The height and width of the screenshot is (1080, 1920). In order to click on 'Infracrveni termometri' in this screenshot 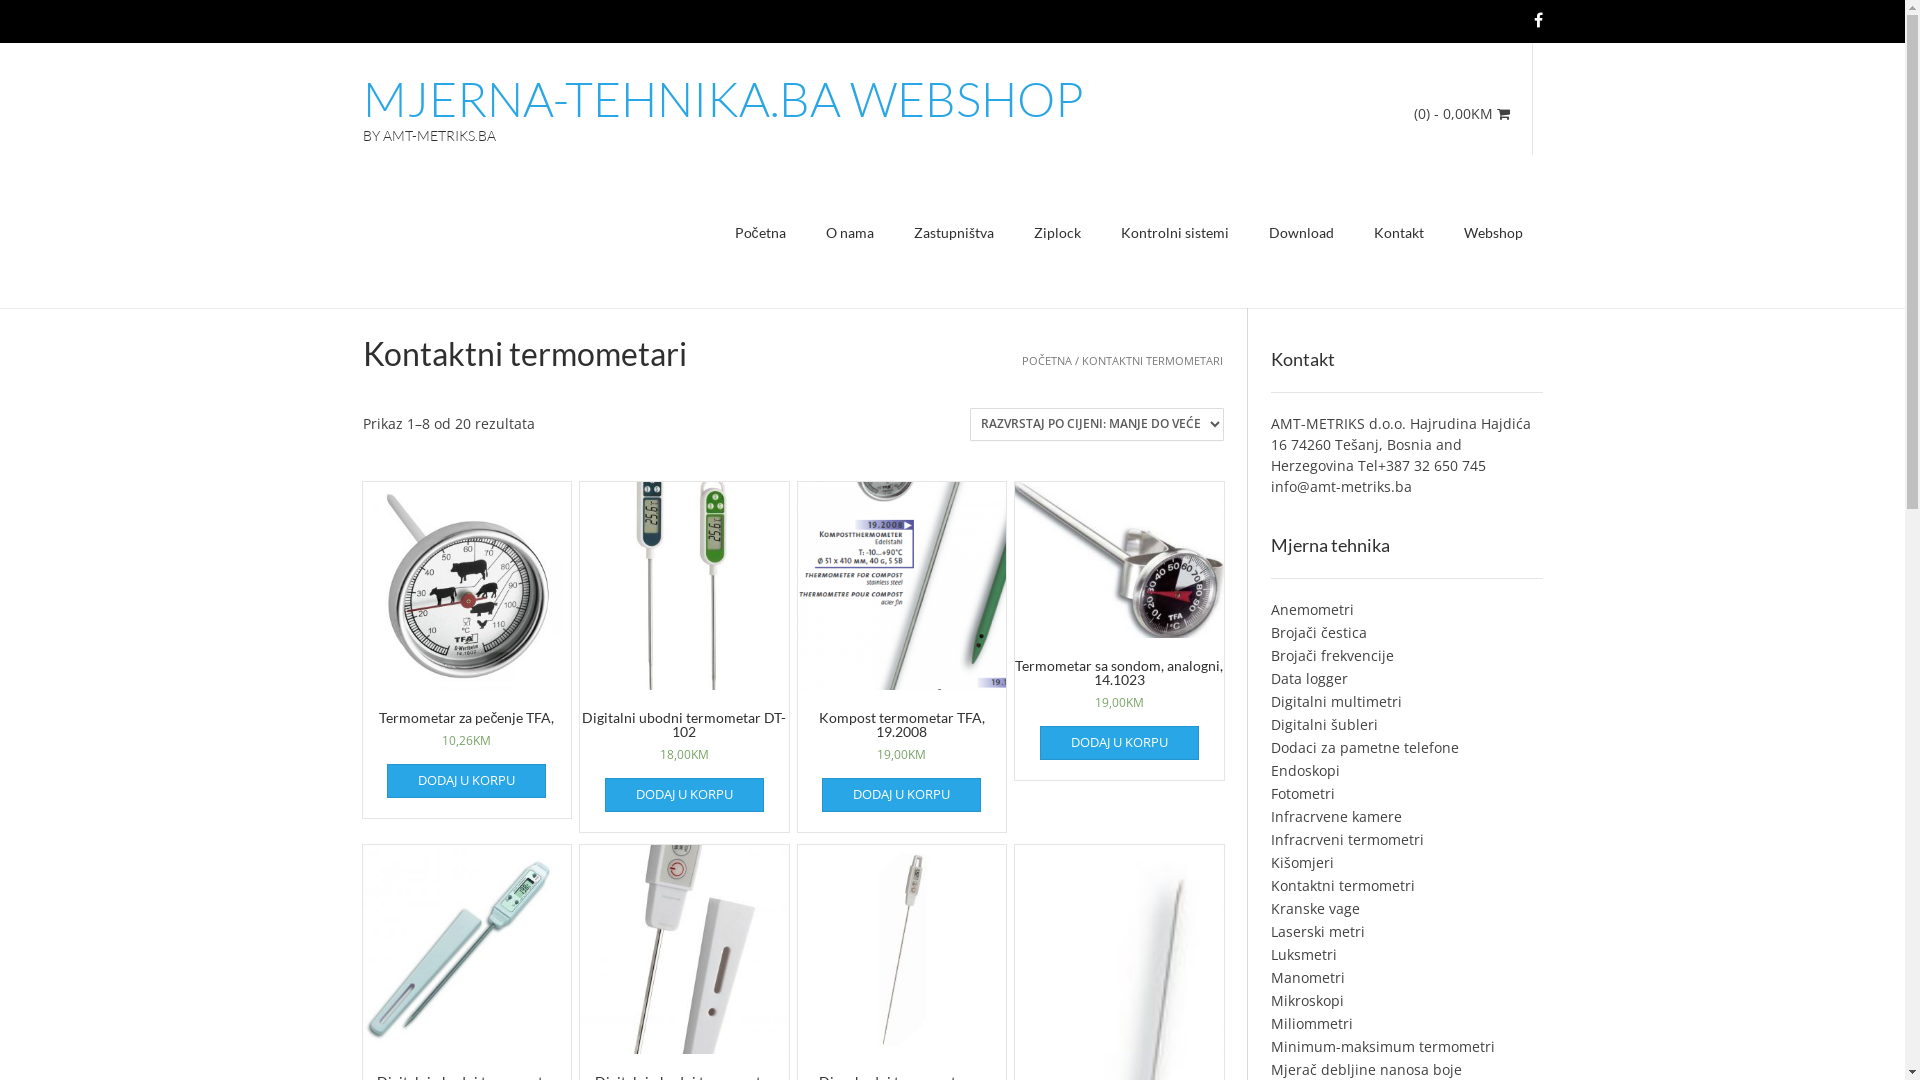, I will do `click(1347, 839)`.